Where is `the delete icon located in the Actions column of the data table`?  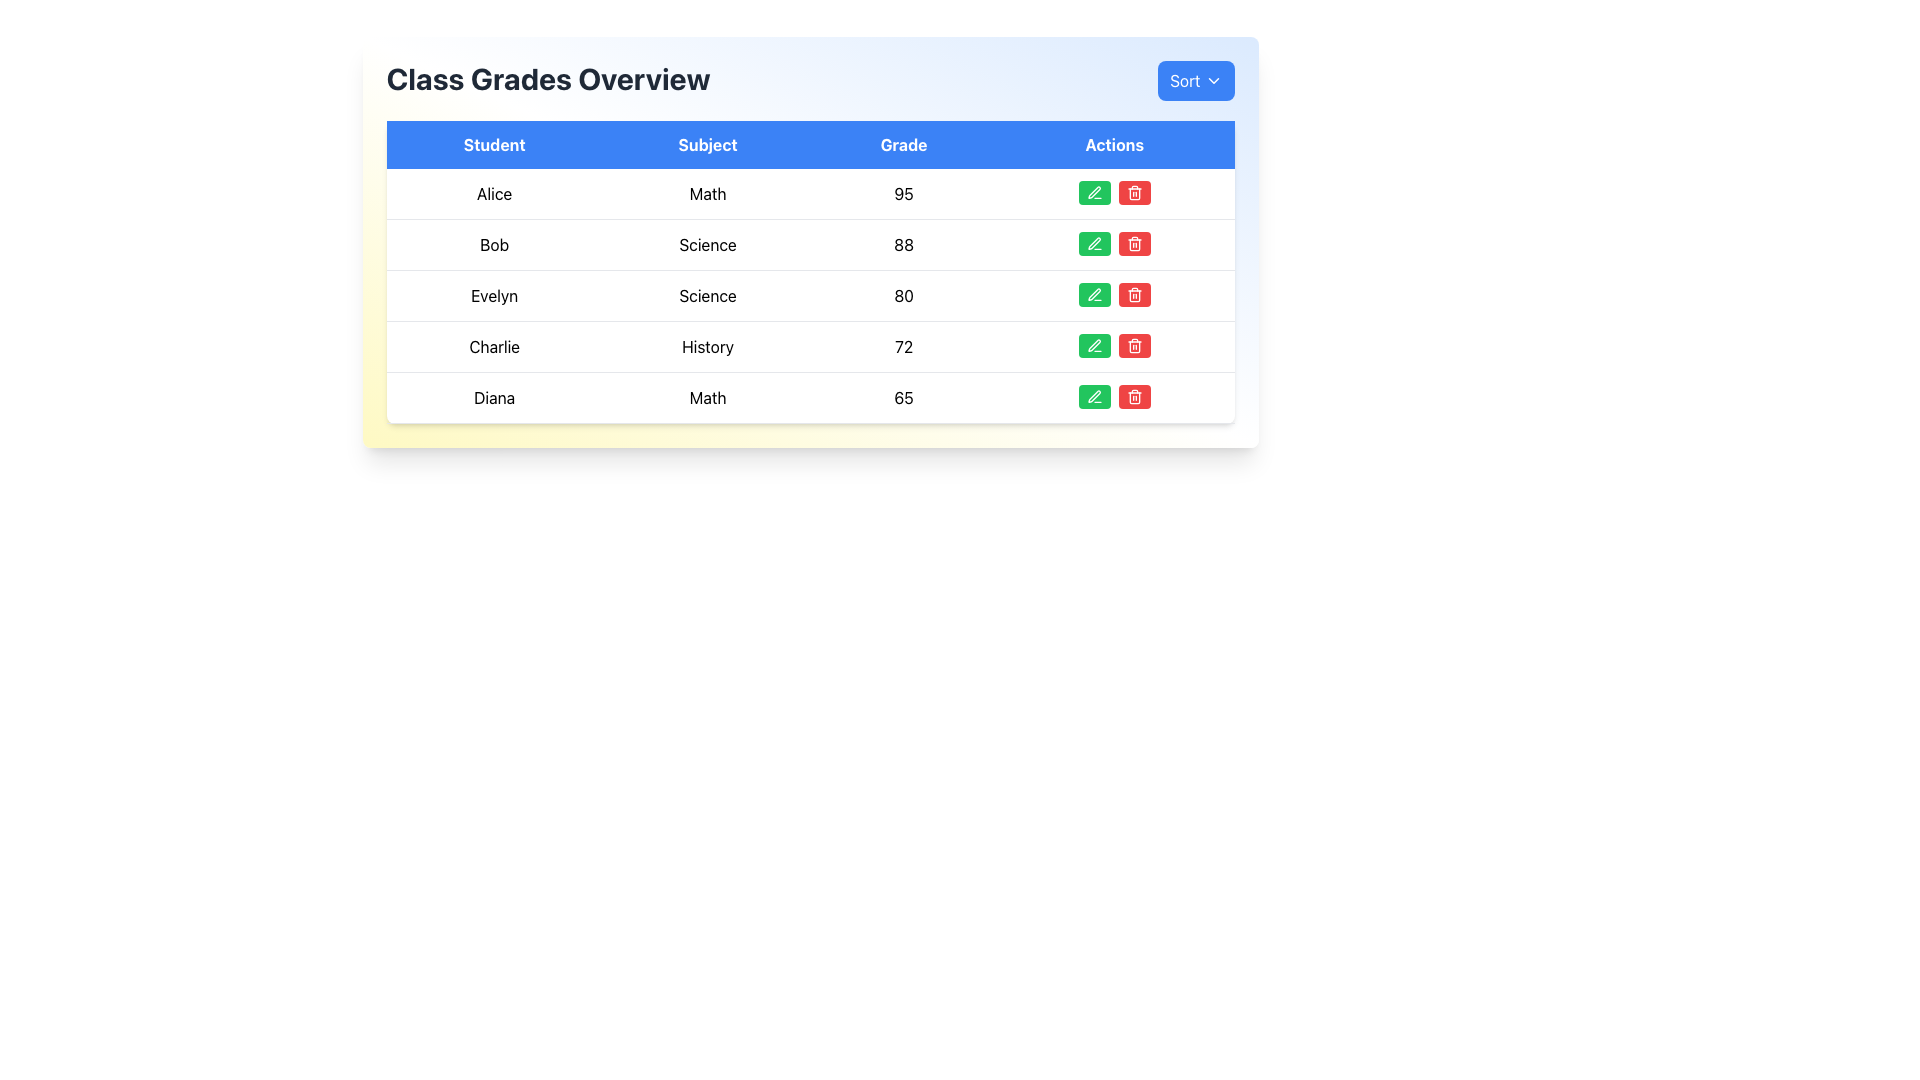
the delete icon located in the Actions column of the data table is located at coordinates (1134, 397).